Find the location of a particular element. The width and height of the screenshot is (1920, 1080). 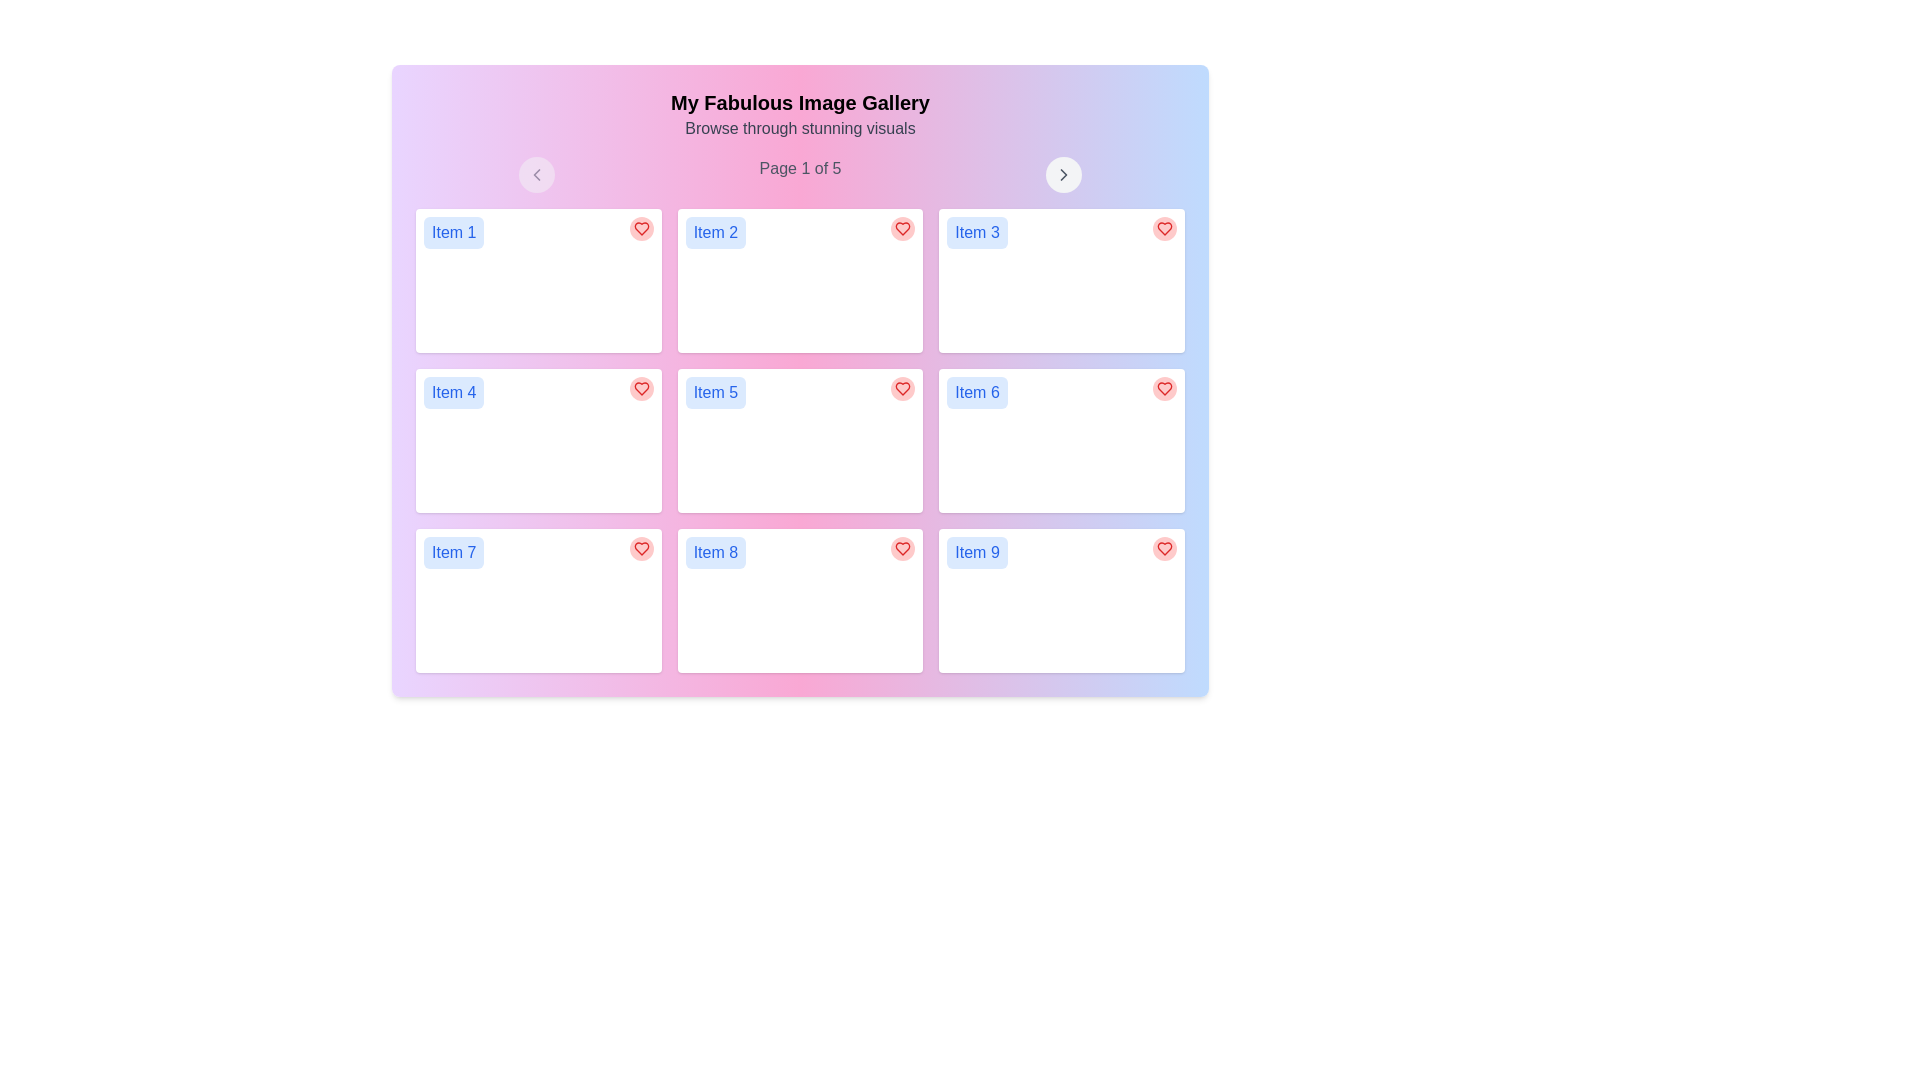

the navigational button located in the pagination section, which is positioned to the left of the 'Page 1 of 5' text is located at coordinates (536, 173).